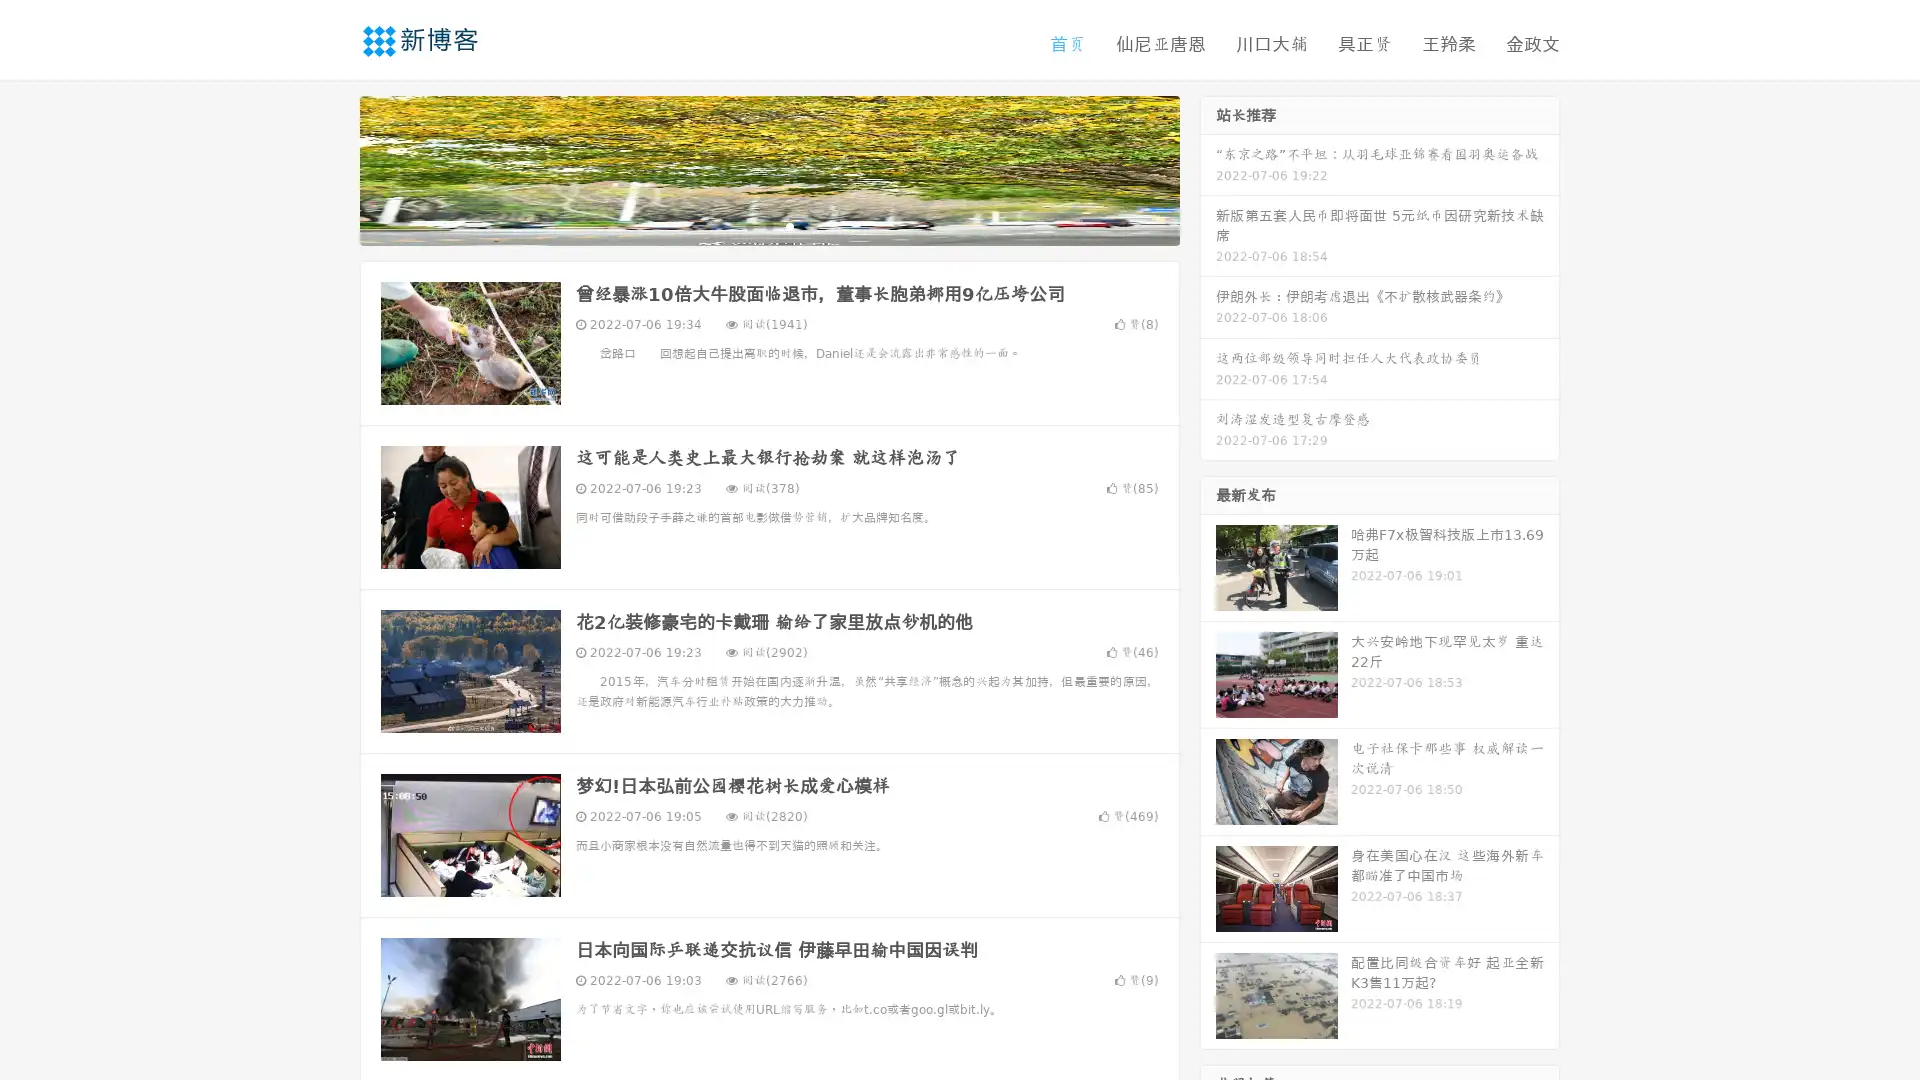 Image resolution: width=1920 pixels, height=1080 pixels. What do you see at coordinates (768, 225) in the screenshot?
I see `Go to slide 2` at bounding box center [768, 225].